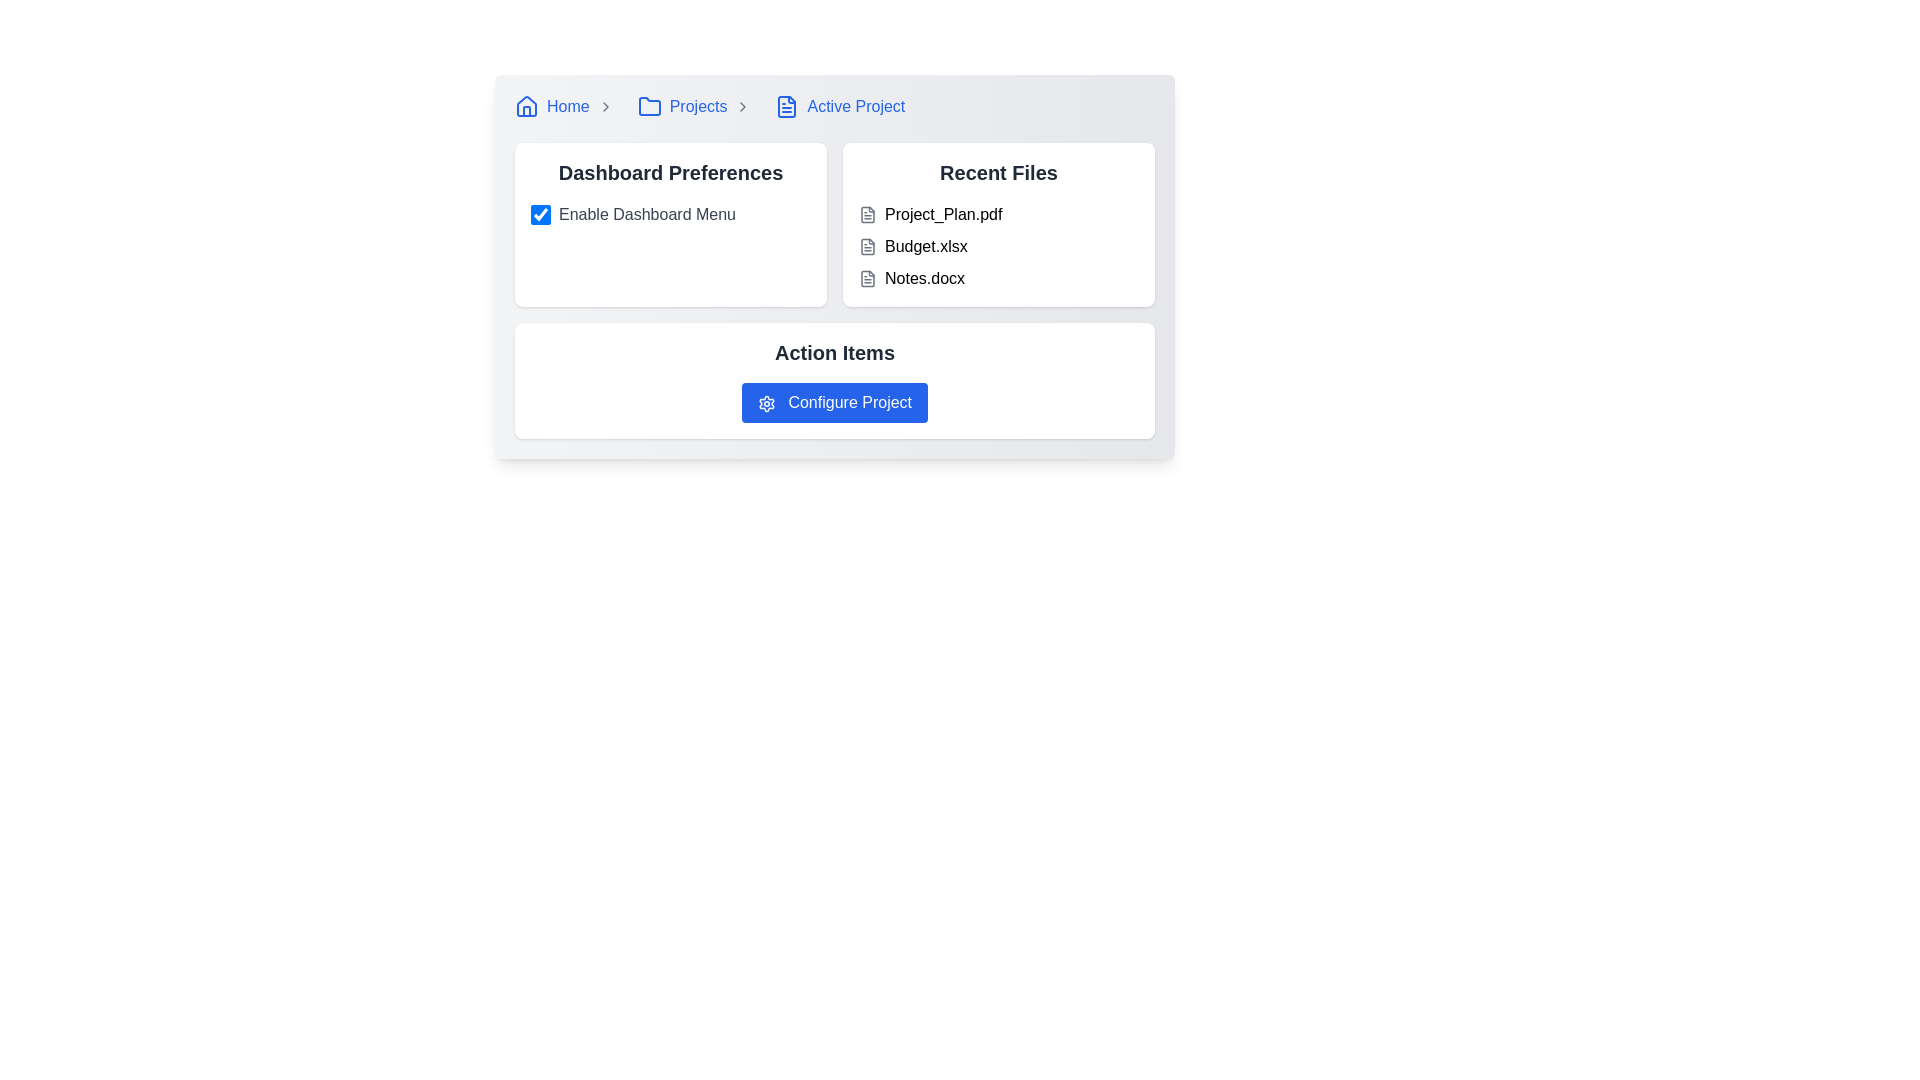 This screenshot has height=1080, width=1920. Describe the element at coordinates (786, 107) in the screenshot. I see `the icon representing the current active project, which is located to the left of the 'Active Project' text in the breadcrumb navigation bar` at that location.